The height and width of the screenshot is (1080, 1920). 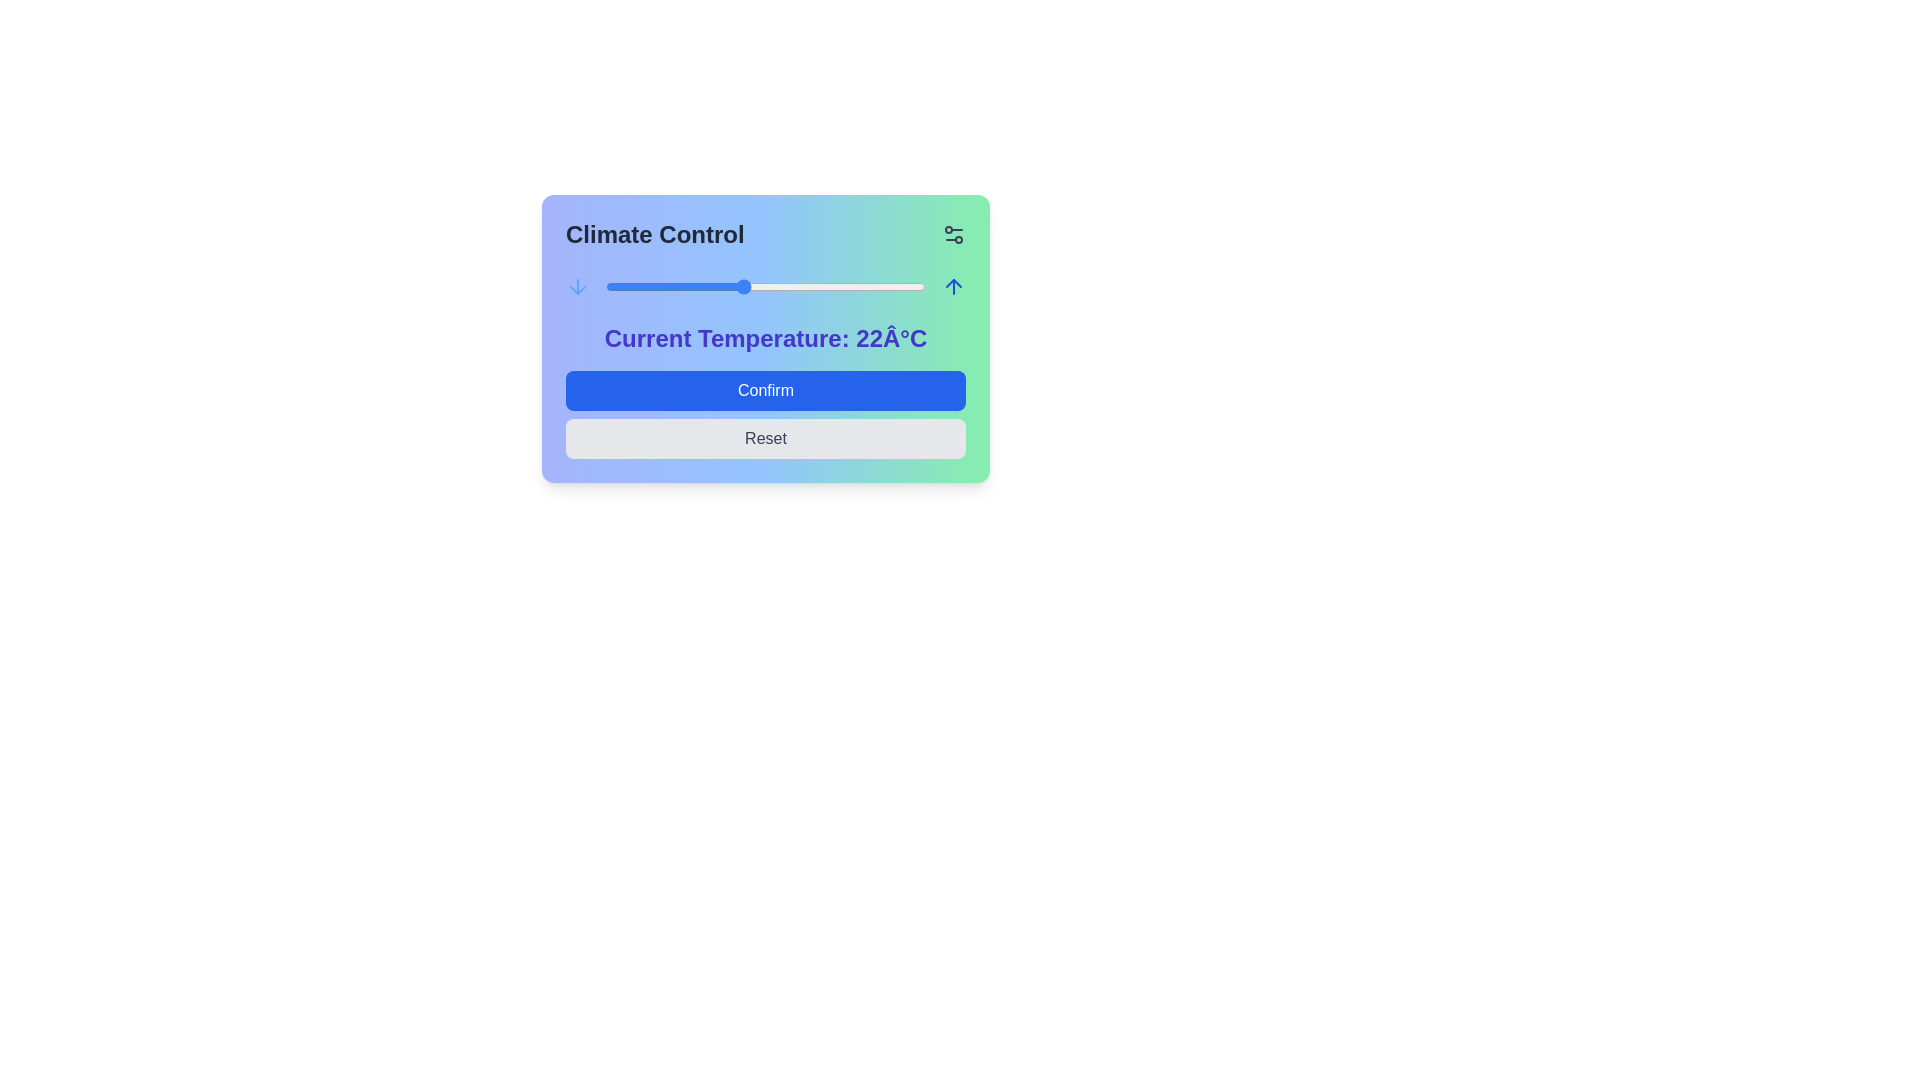 I want to click on the Settings icon to open the settings menu, so click(x=953, y=234).